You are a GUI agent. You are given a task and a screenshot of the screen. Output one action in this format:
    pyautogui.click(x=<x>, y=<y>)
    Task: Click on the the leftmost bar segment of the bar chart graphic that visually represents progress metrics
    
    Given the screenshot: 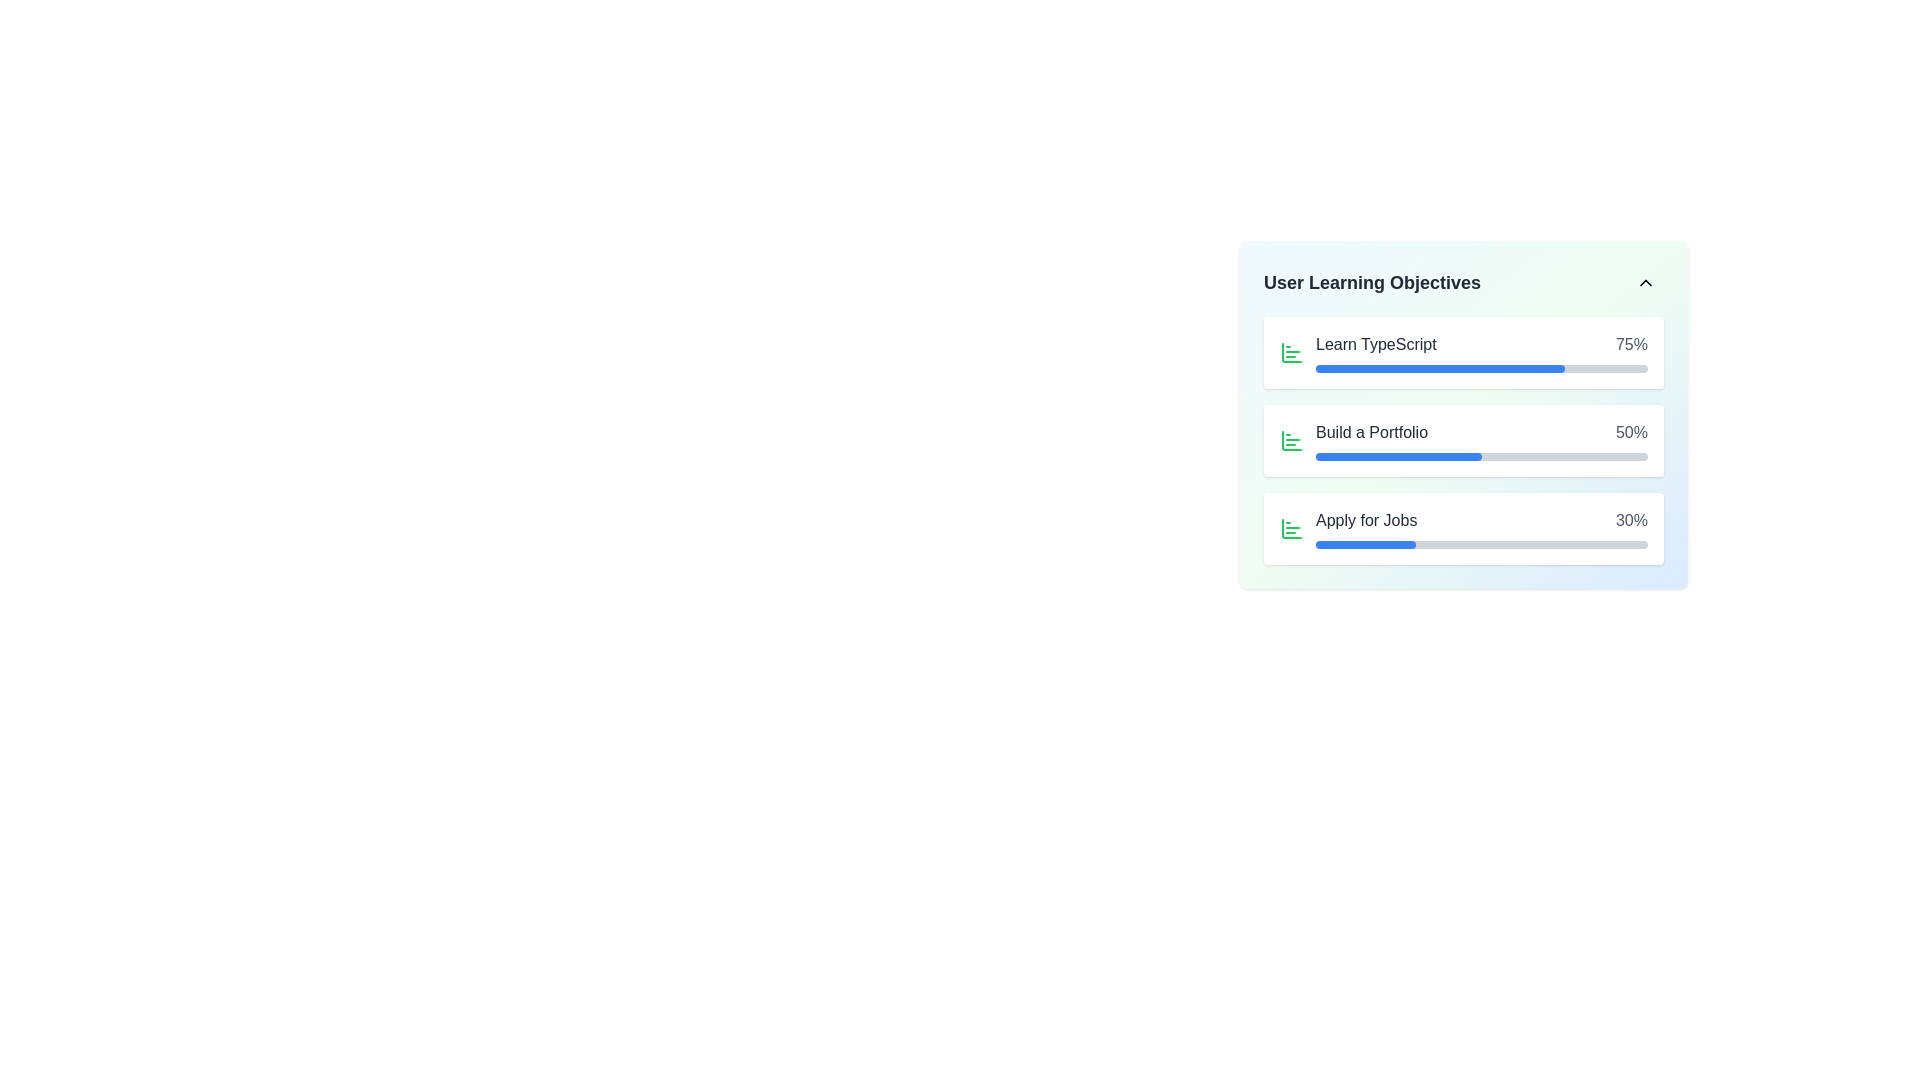 What is the action you would take?
    pyautogui.click(x=1291, y=527)
    